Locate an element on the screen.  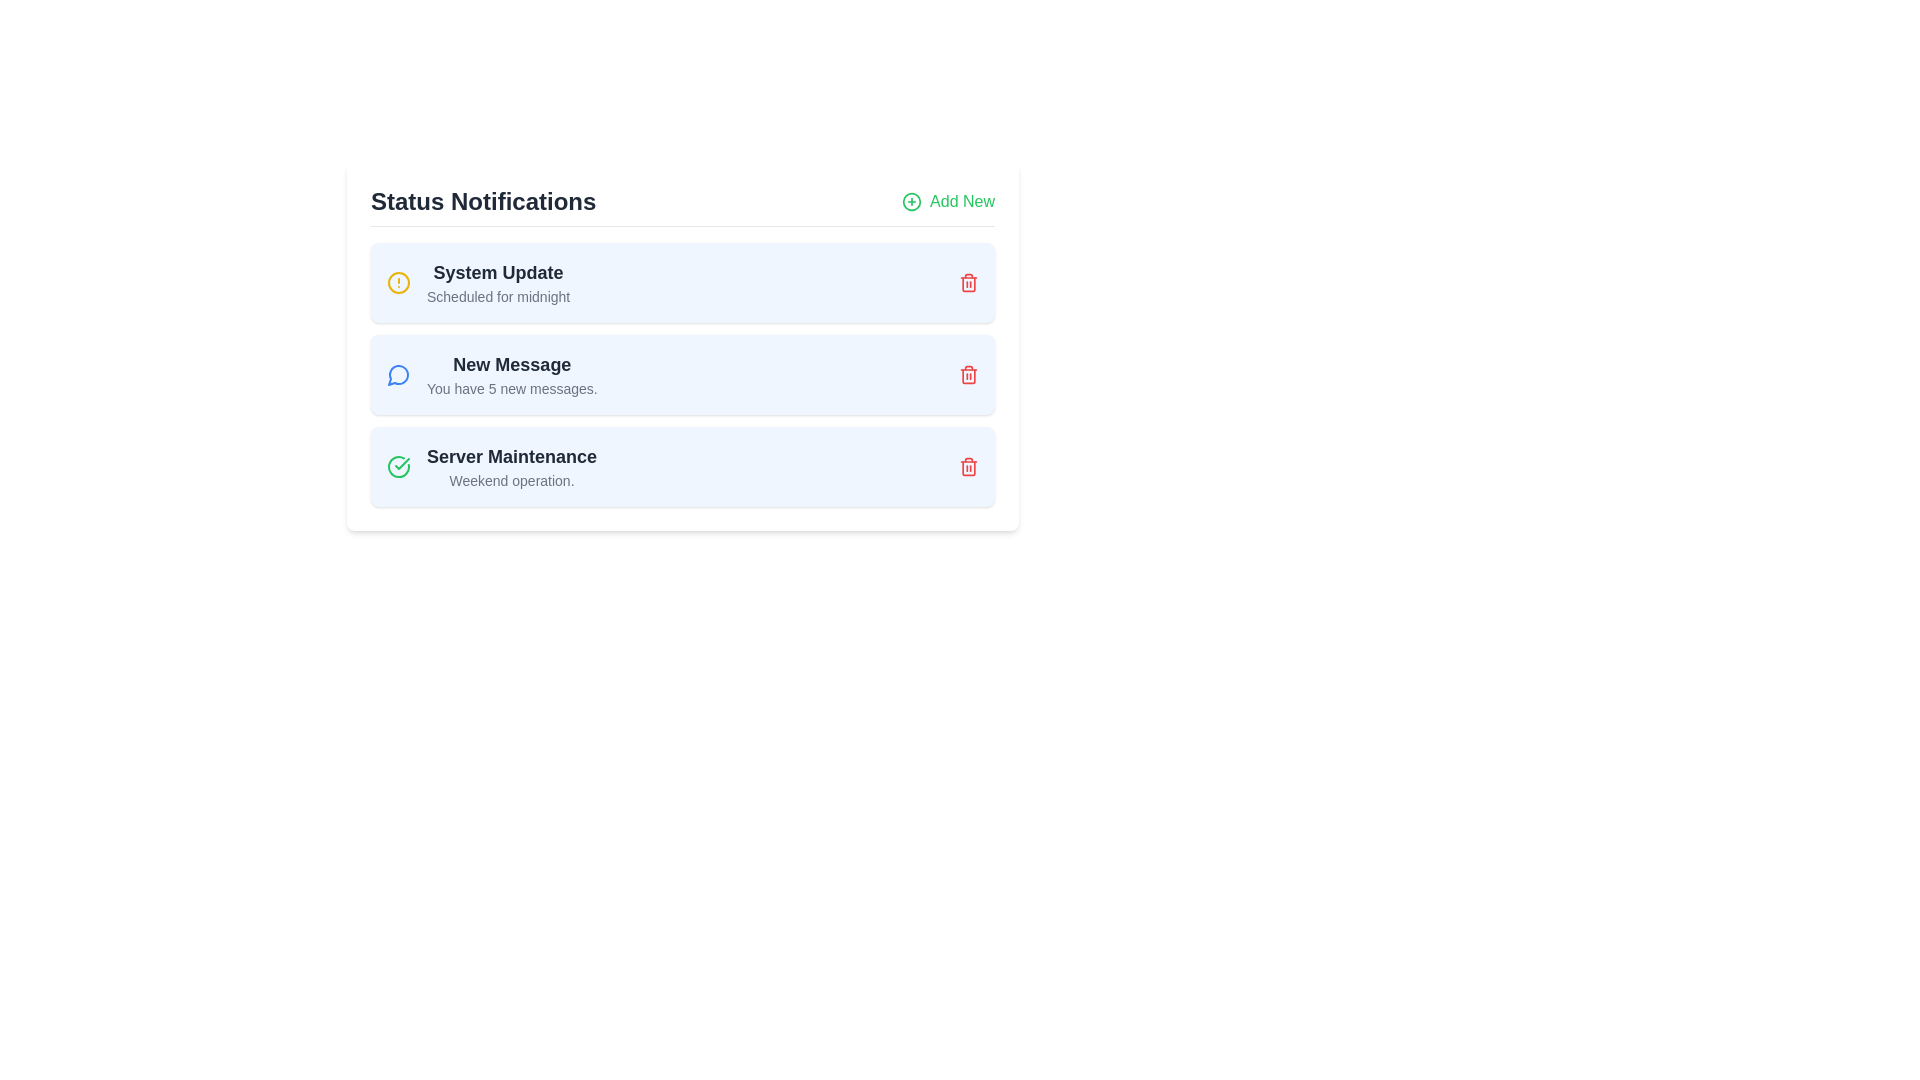
trash icon next to the item titled System Update to remove it is located at coordinates (969, 282).